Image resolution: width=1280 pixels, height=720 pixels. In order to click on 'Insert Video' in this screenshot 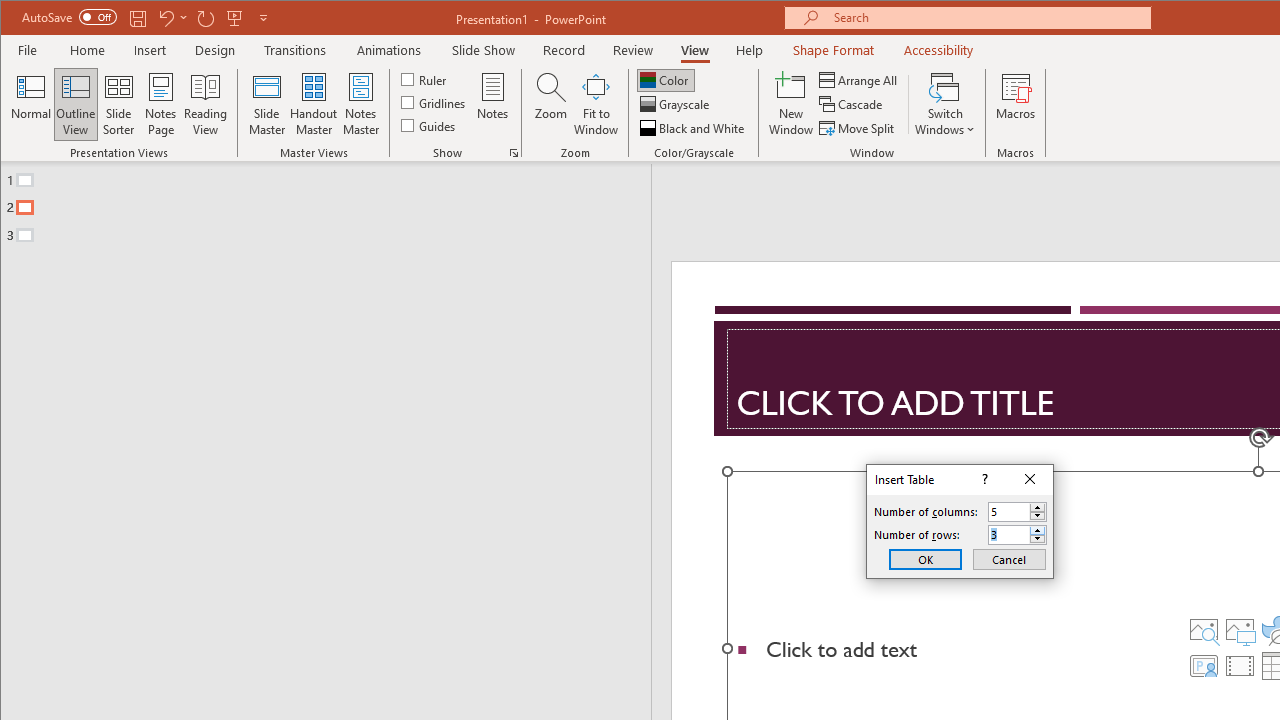, I will do `click(1238, 666)`.